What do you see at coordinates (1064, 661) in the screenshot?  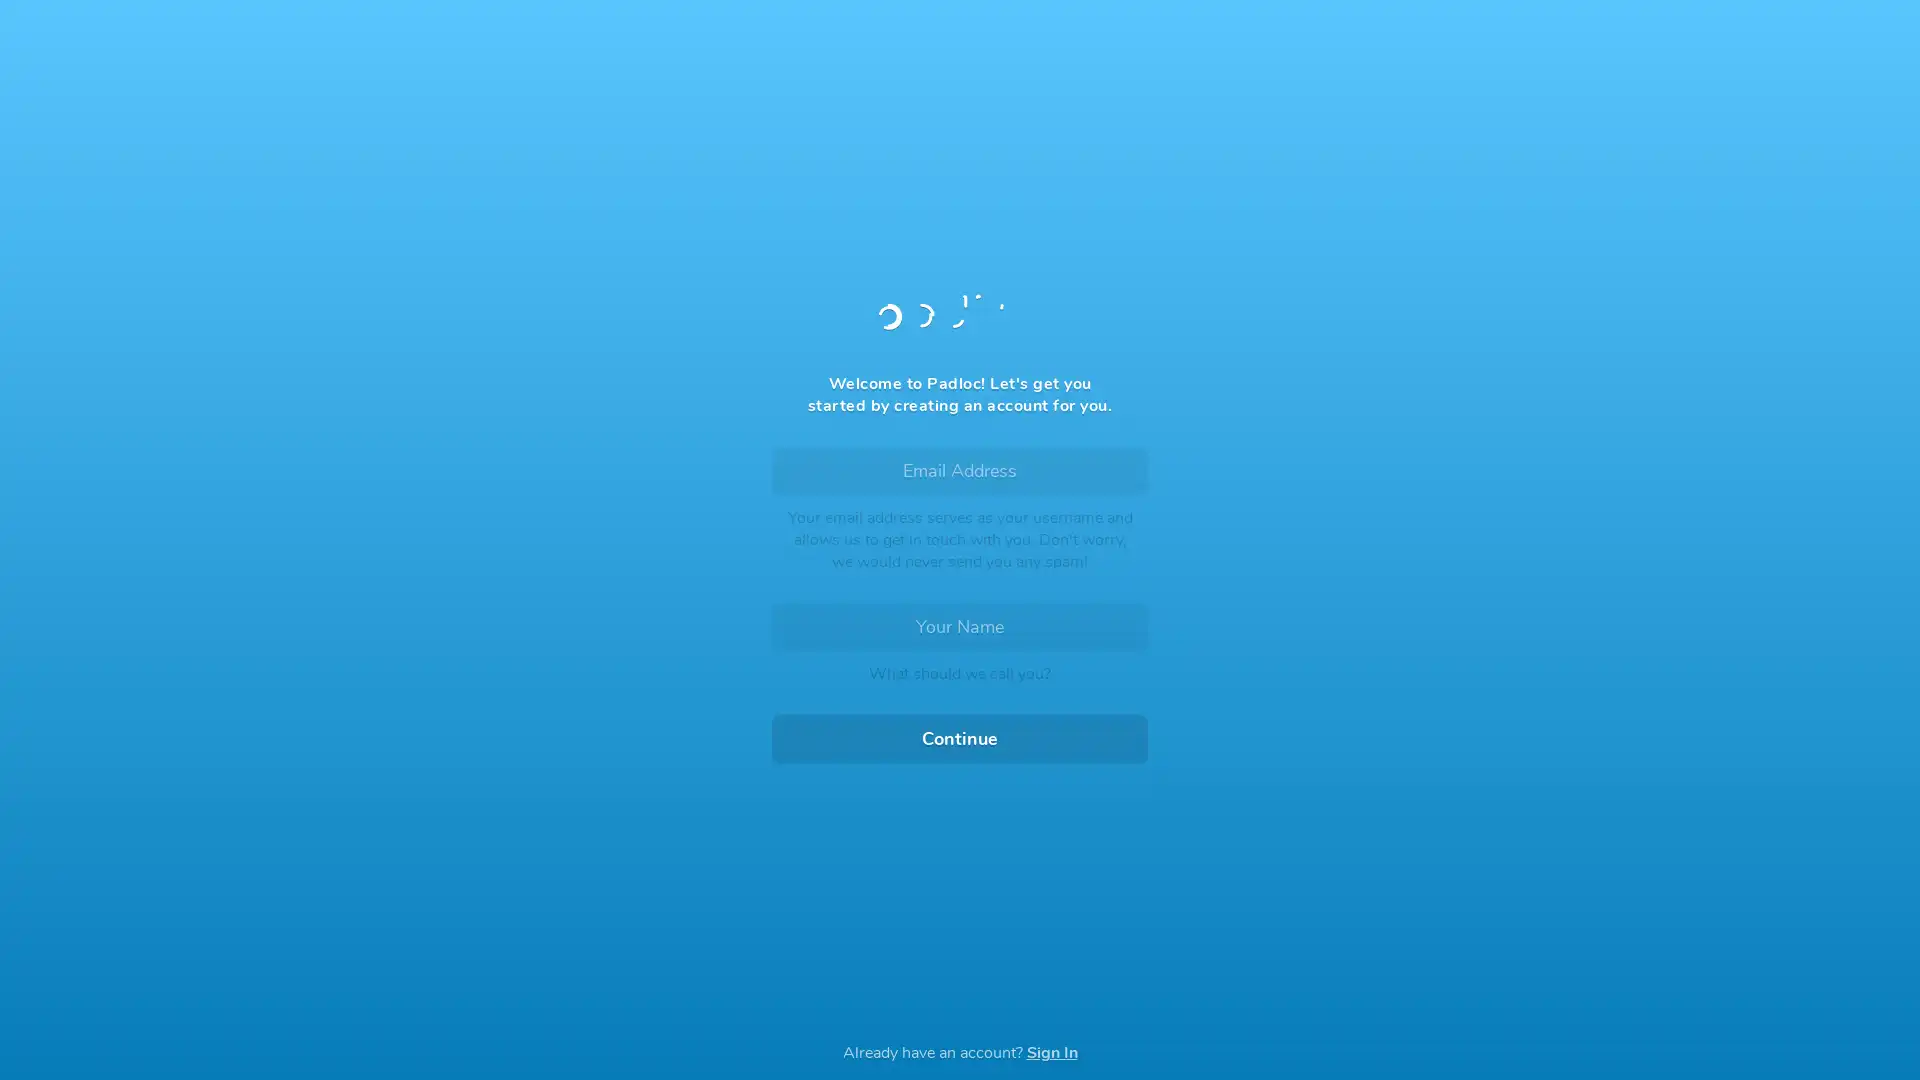 I see `Create Organization` at bounding box center [1064, 661].